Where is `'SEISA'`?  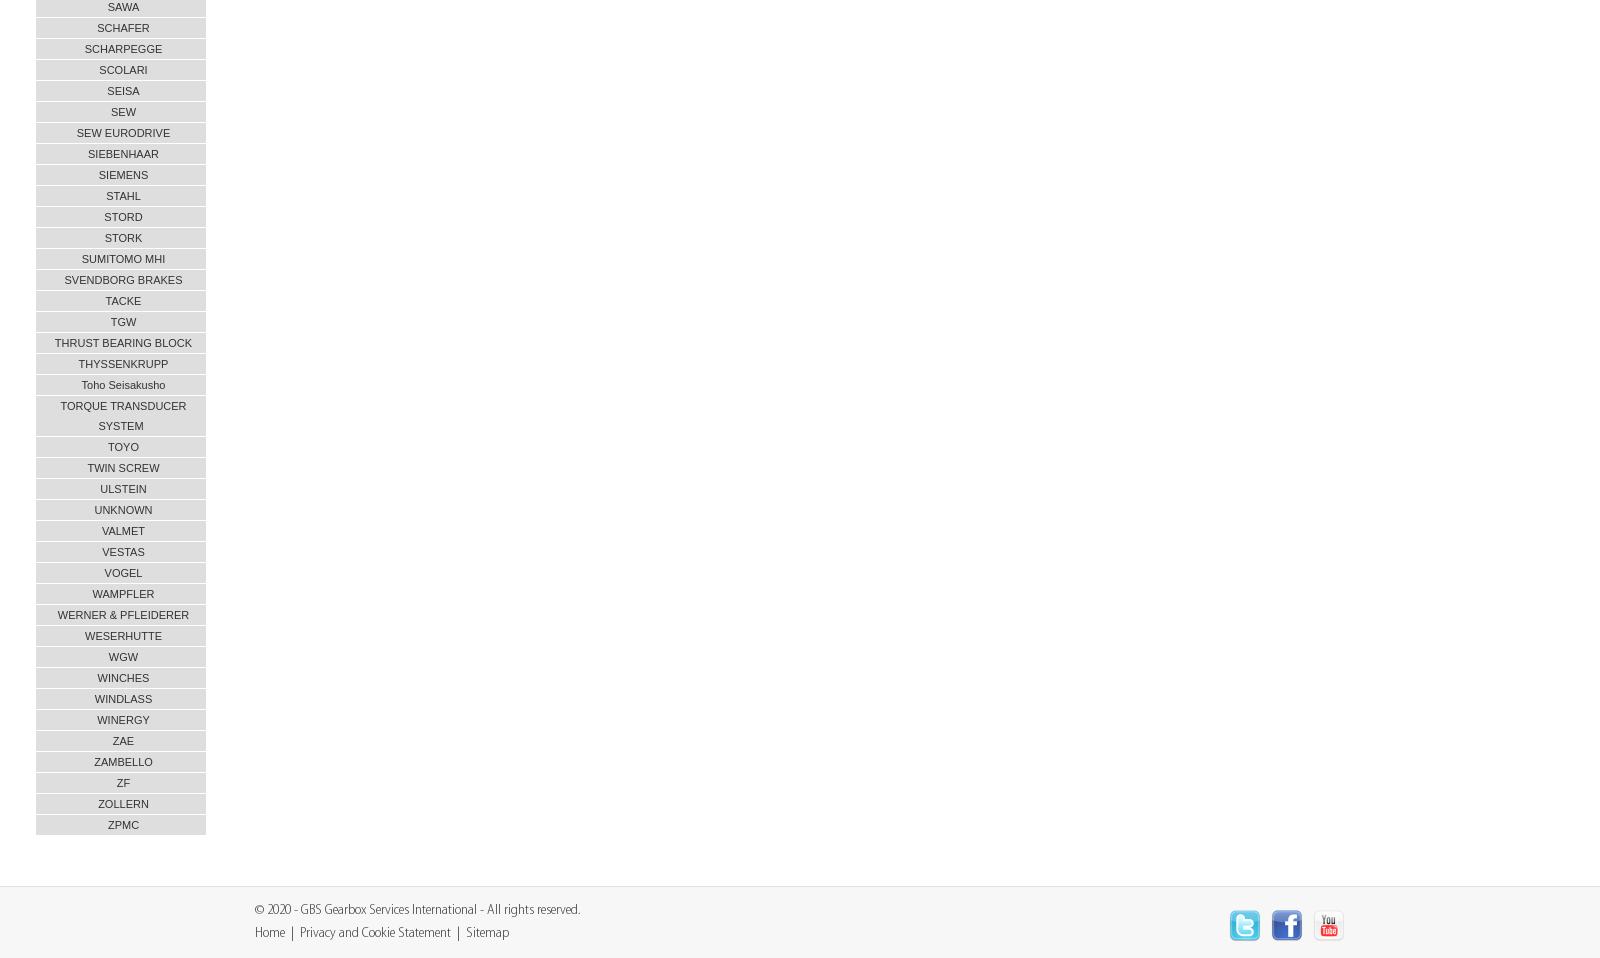
'SEISA' is located at coordinates (122, 91).